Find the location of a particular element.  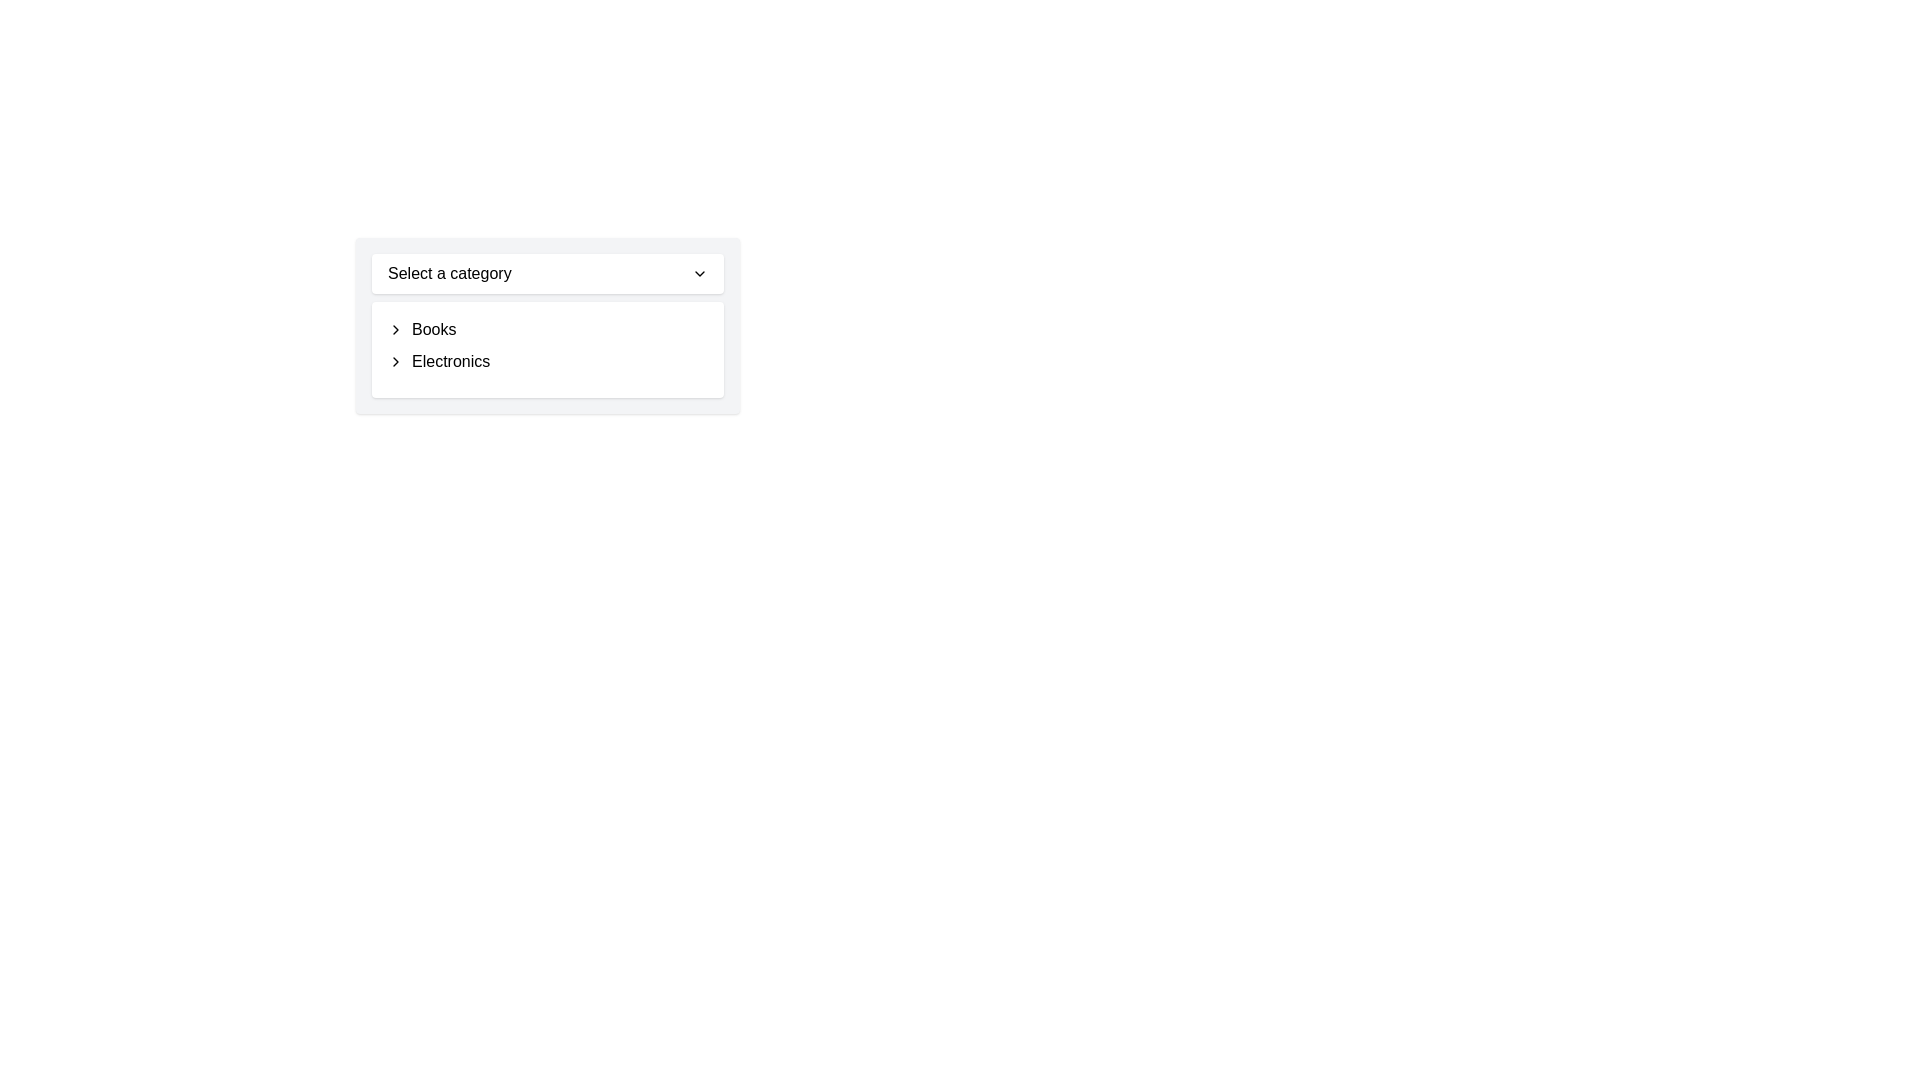

the chevron icon located to the left of the 'Electronics' text in the second item of the dropdown menu is located at coordinates (395, 362).